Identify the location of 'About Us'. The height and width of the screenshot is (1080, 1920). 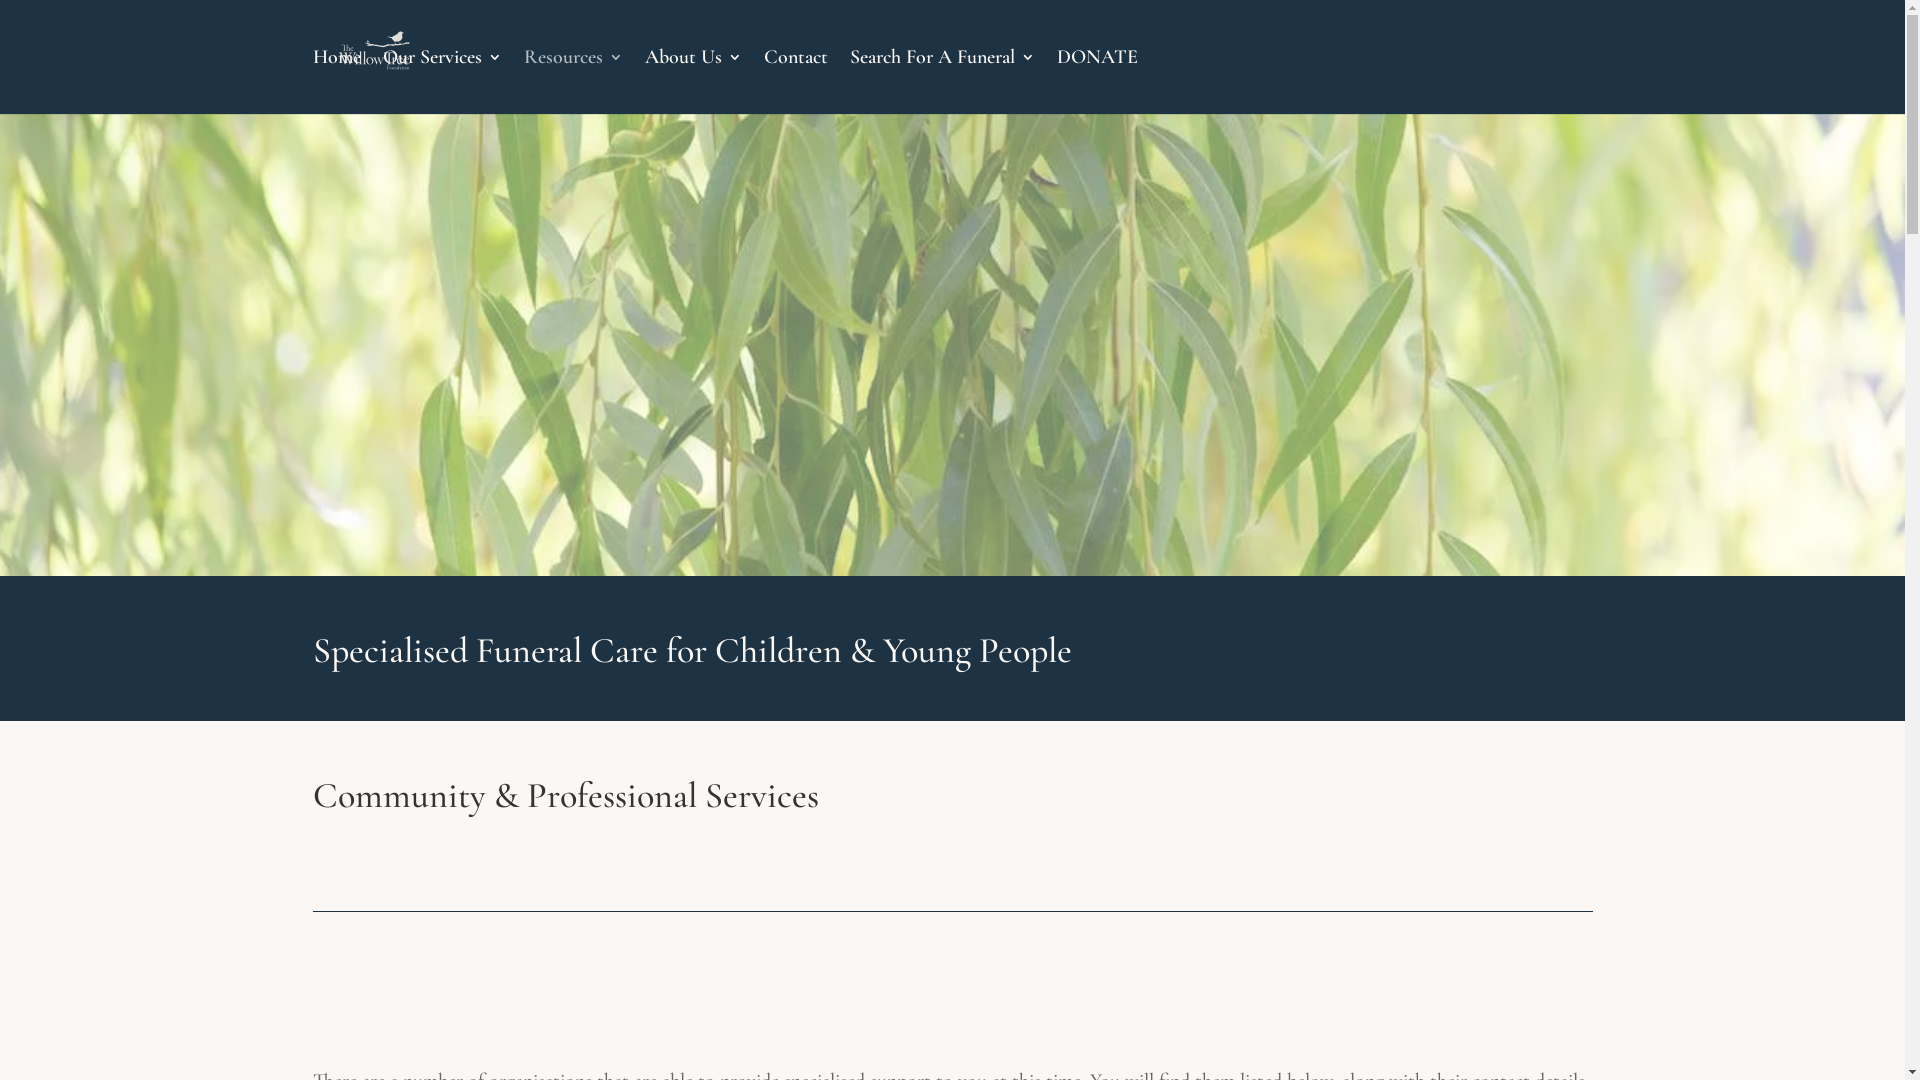
(692, 80).